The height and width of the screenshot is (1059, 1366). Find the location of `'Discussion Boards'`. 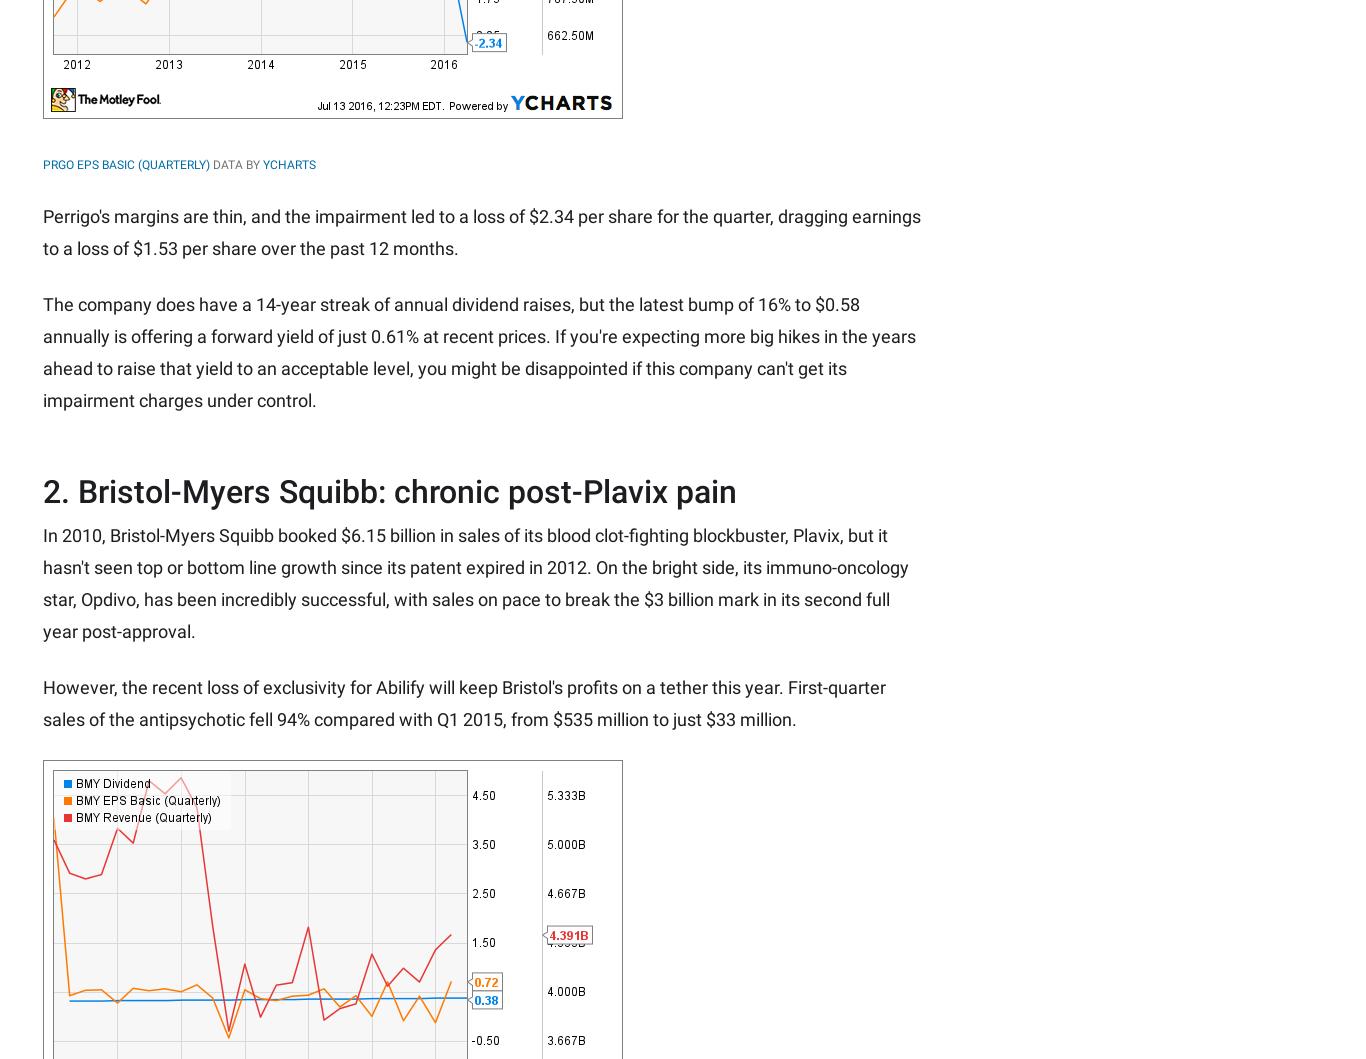

'Discussion Boards' is located at coordinates (1015, 83).